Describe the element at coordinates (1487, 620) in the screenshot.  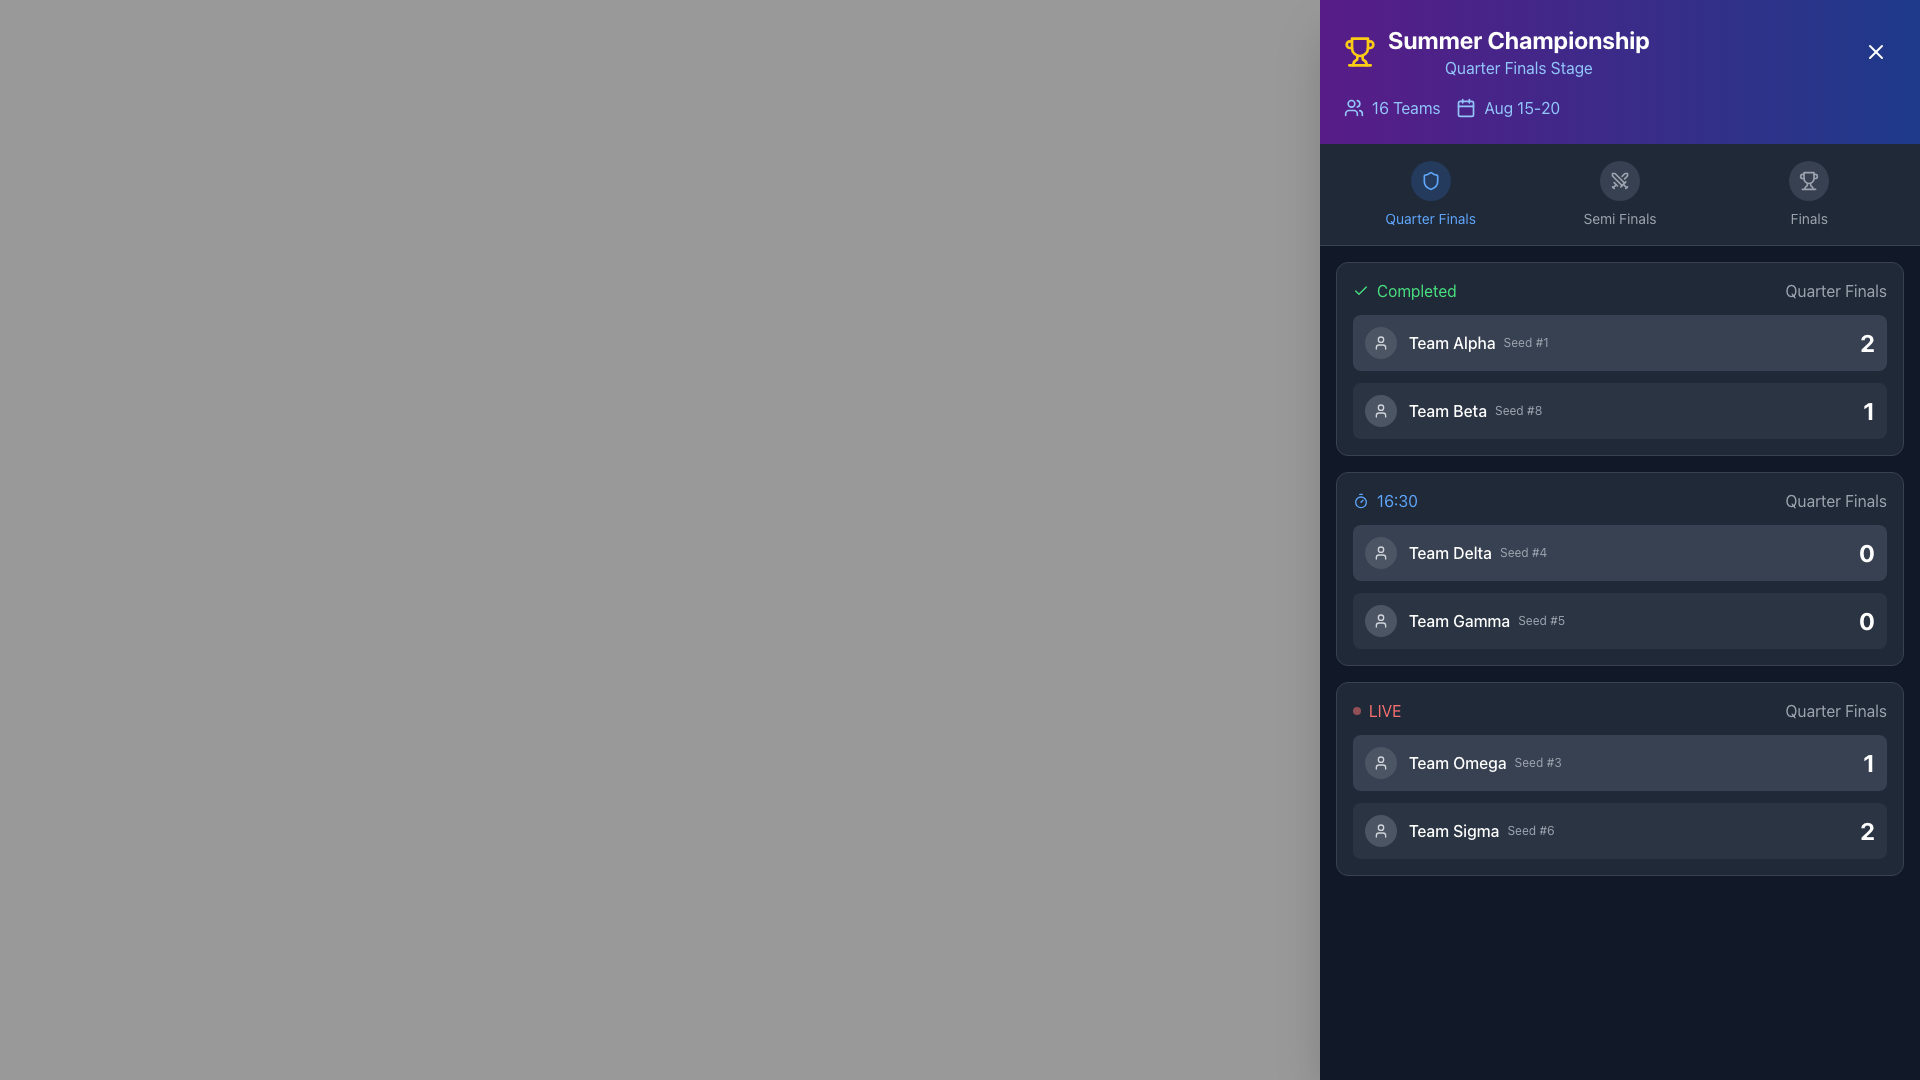
I see `text content displayed in the Text Label showing 'Team Gamma' and 'Seed #5', located under the '16:30 Quarter Finals' section on the right-side panel of the interface` at that location.